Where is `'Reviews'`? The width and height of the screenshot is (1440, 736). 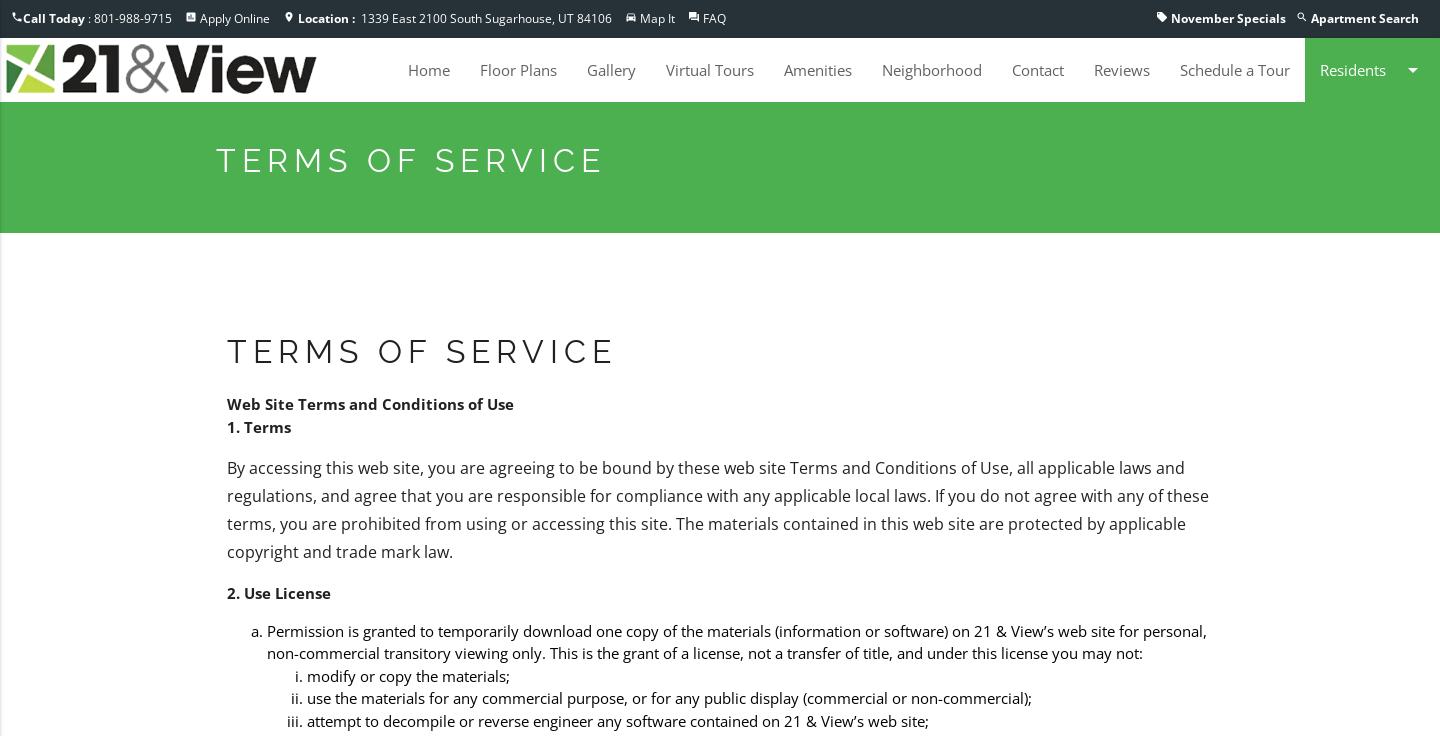 'Reviews' is located at coordinates (1121, 69).